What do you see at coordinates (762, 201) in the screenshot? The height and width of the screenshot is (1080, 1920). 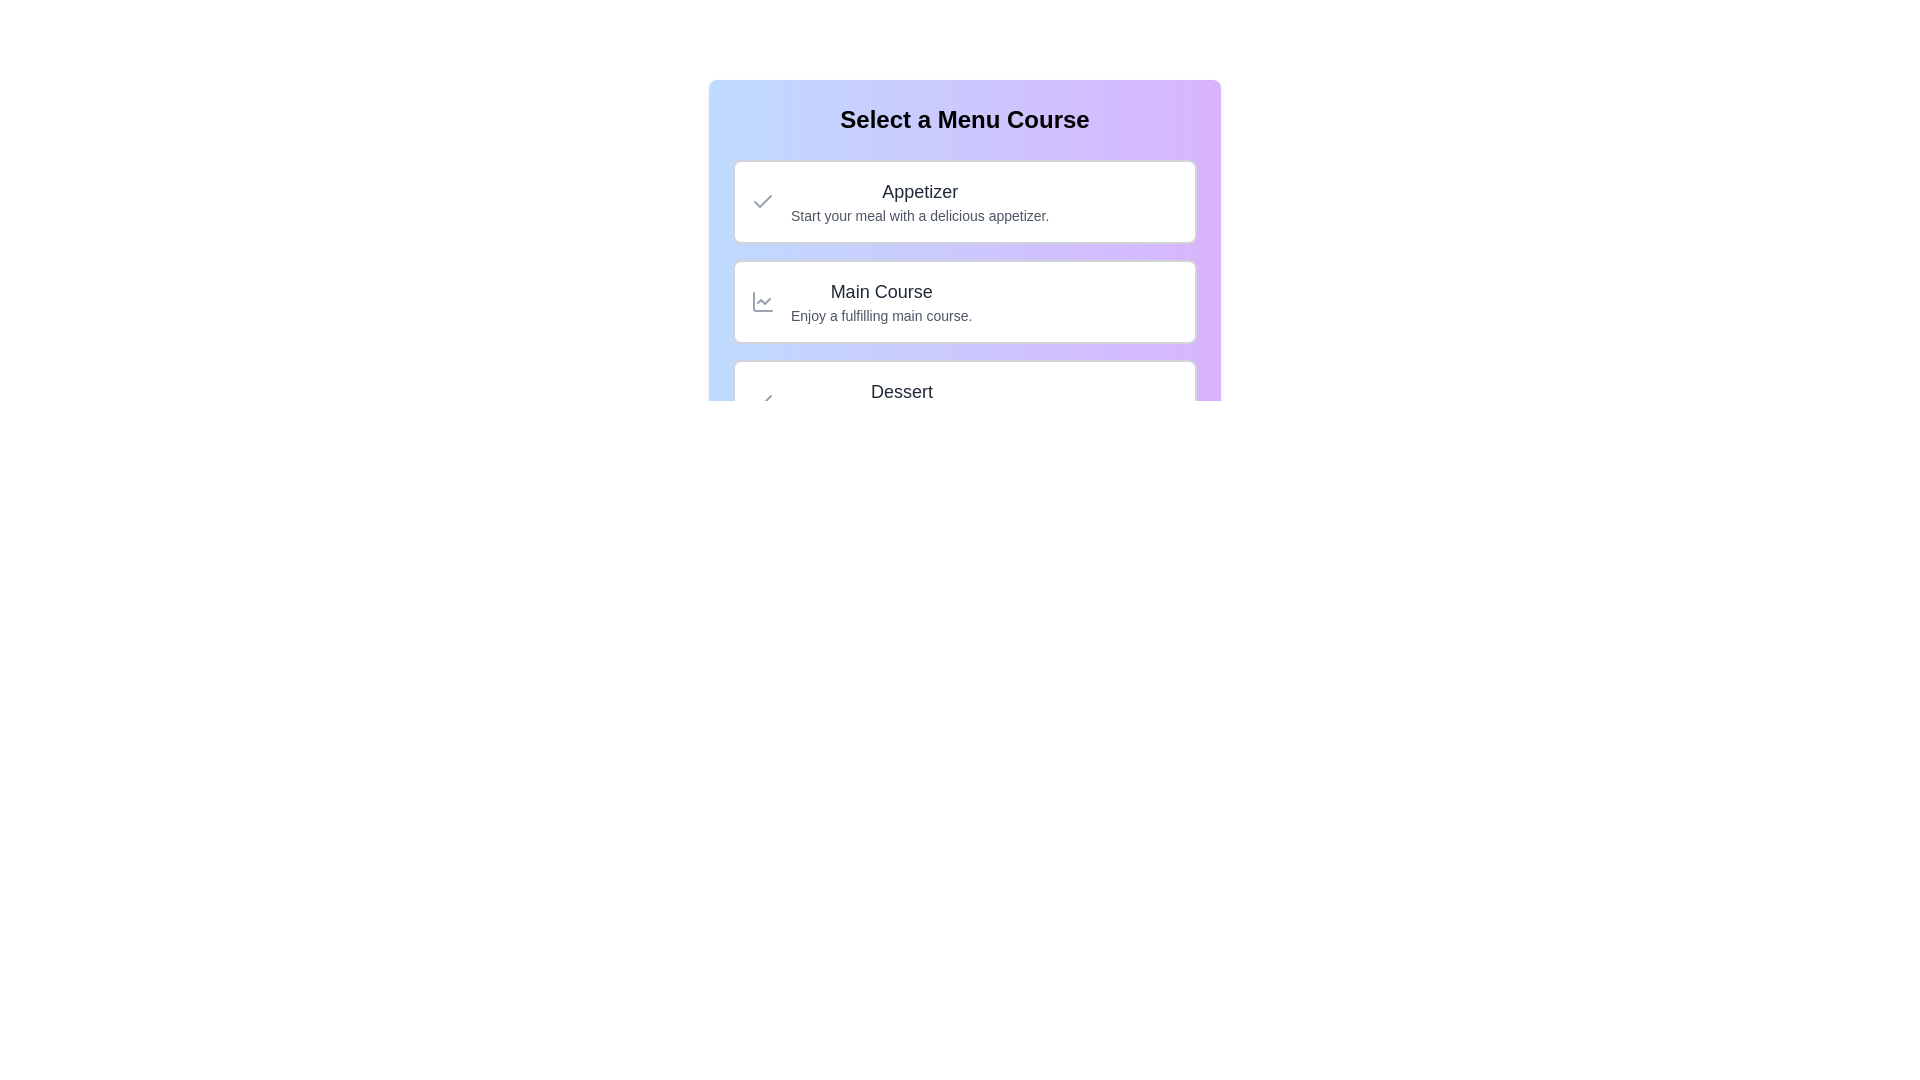 I see `the visual change of the selection status icon next to the 'Appetizer' option in the menu` at bounding box center [762, 201].